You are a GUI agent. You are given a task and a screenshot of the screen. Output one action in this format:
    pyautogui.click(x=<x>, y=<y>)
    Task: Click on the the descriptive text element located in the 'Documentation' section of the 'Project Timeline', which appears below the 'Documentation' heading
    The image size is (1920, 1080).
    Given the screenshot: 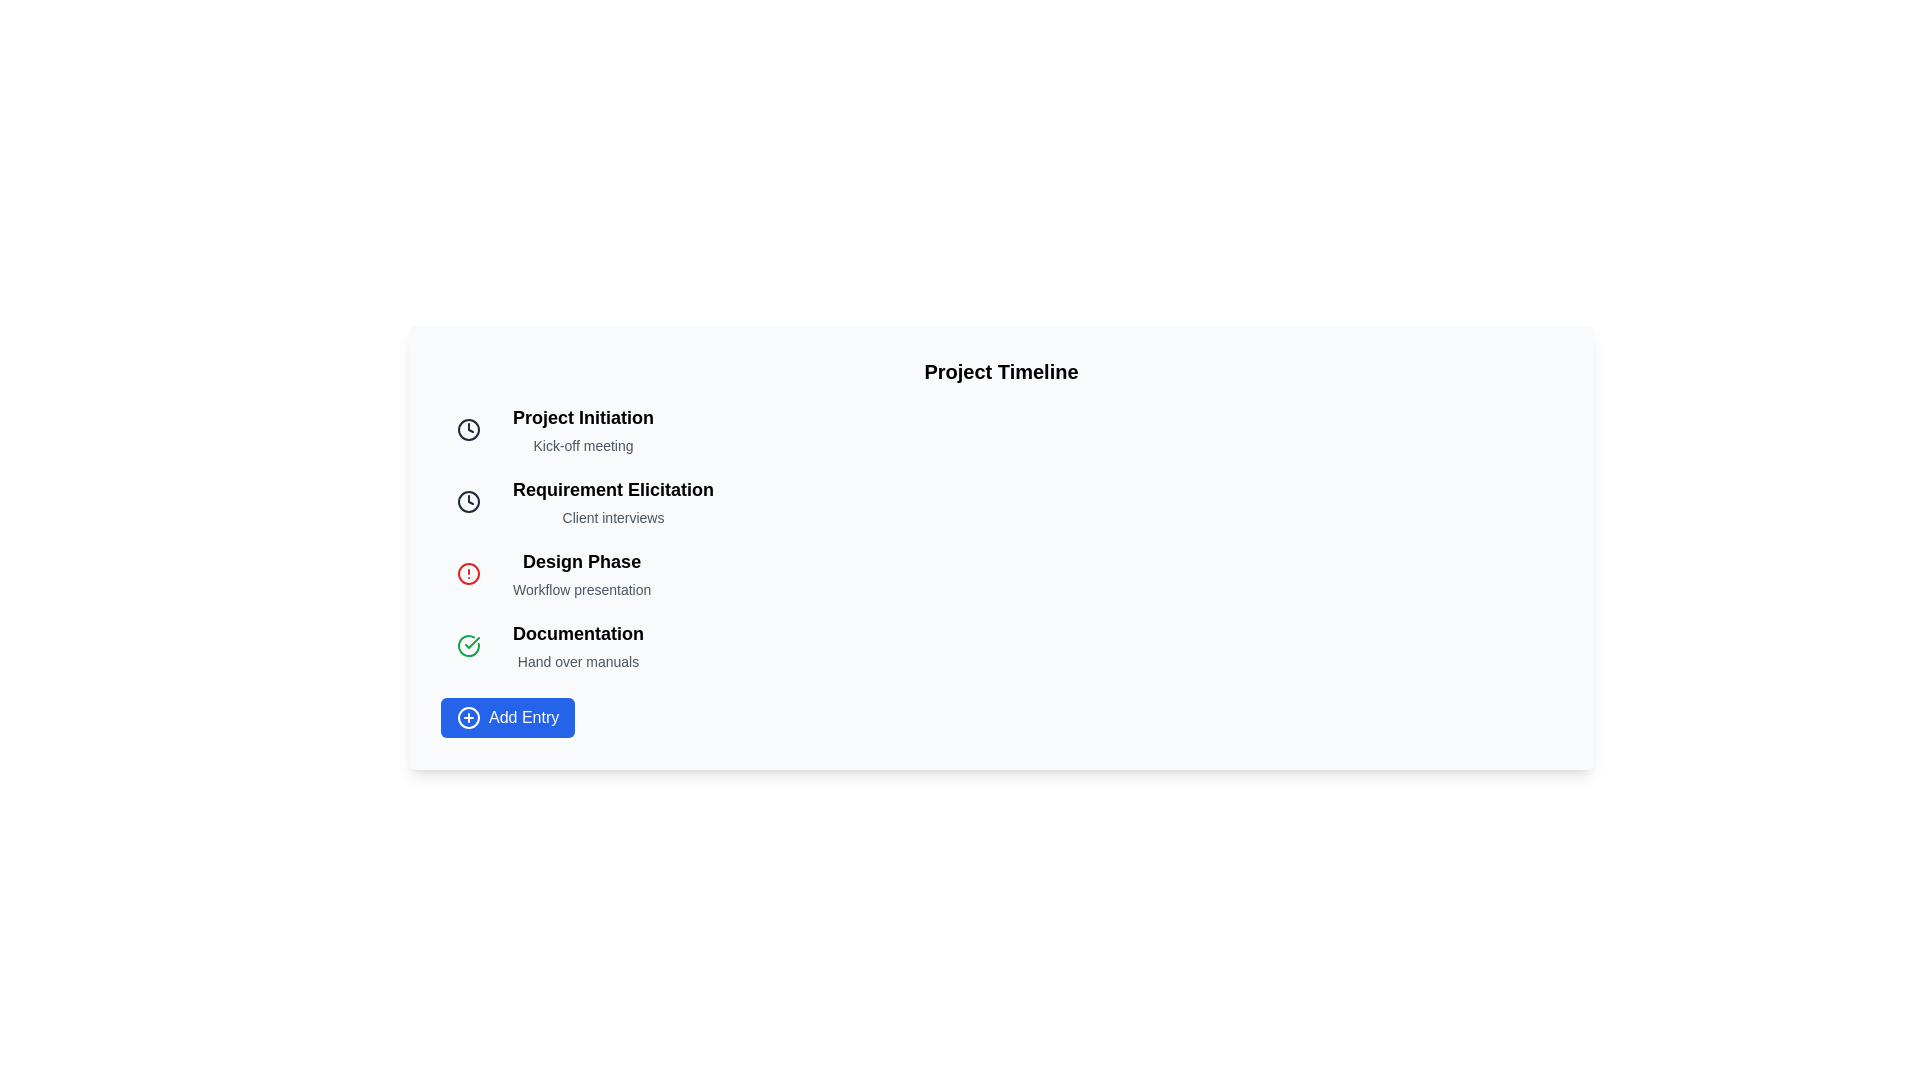 What is the action you would take?
    pyautogui.click(x=577, y=662)
    